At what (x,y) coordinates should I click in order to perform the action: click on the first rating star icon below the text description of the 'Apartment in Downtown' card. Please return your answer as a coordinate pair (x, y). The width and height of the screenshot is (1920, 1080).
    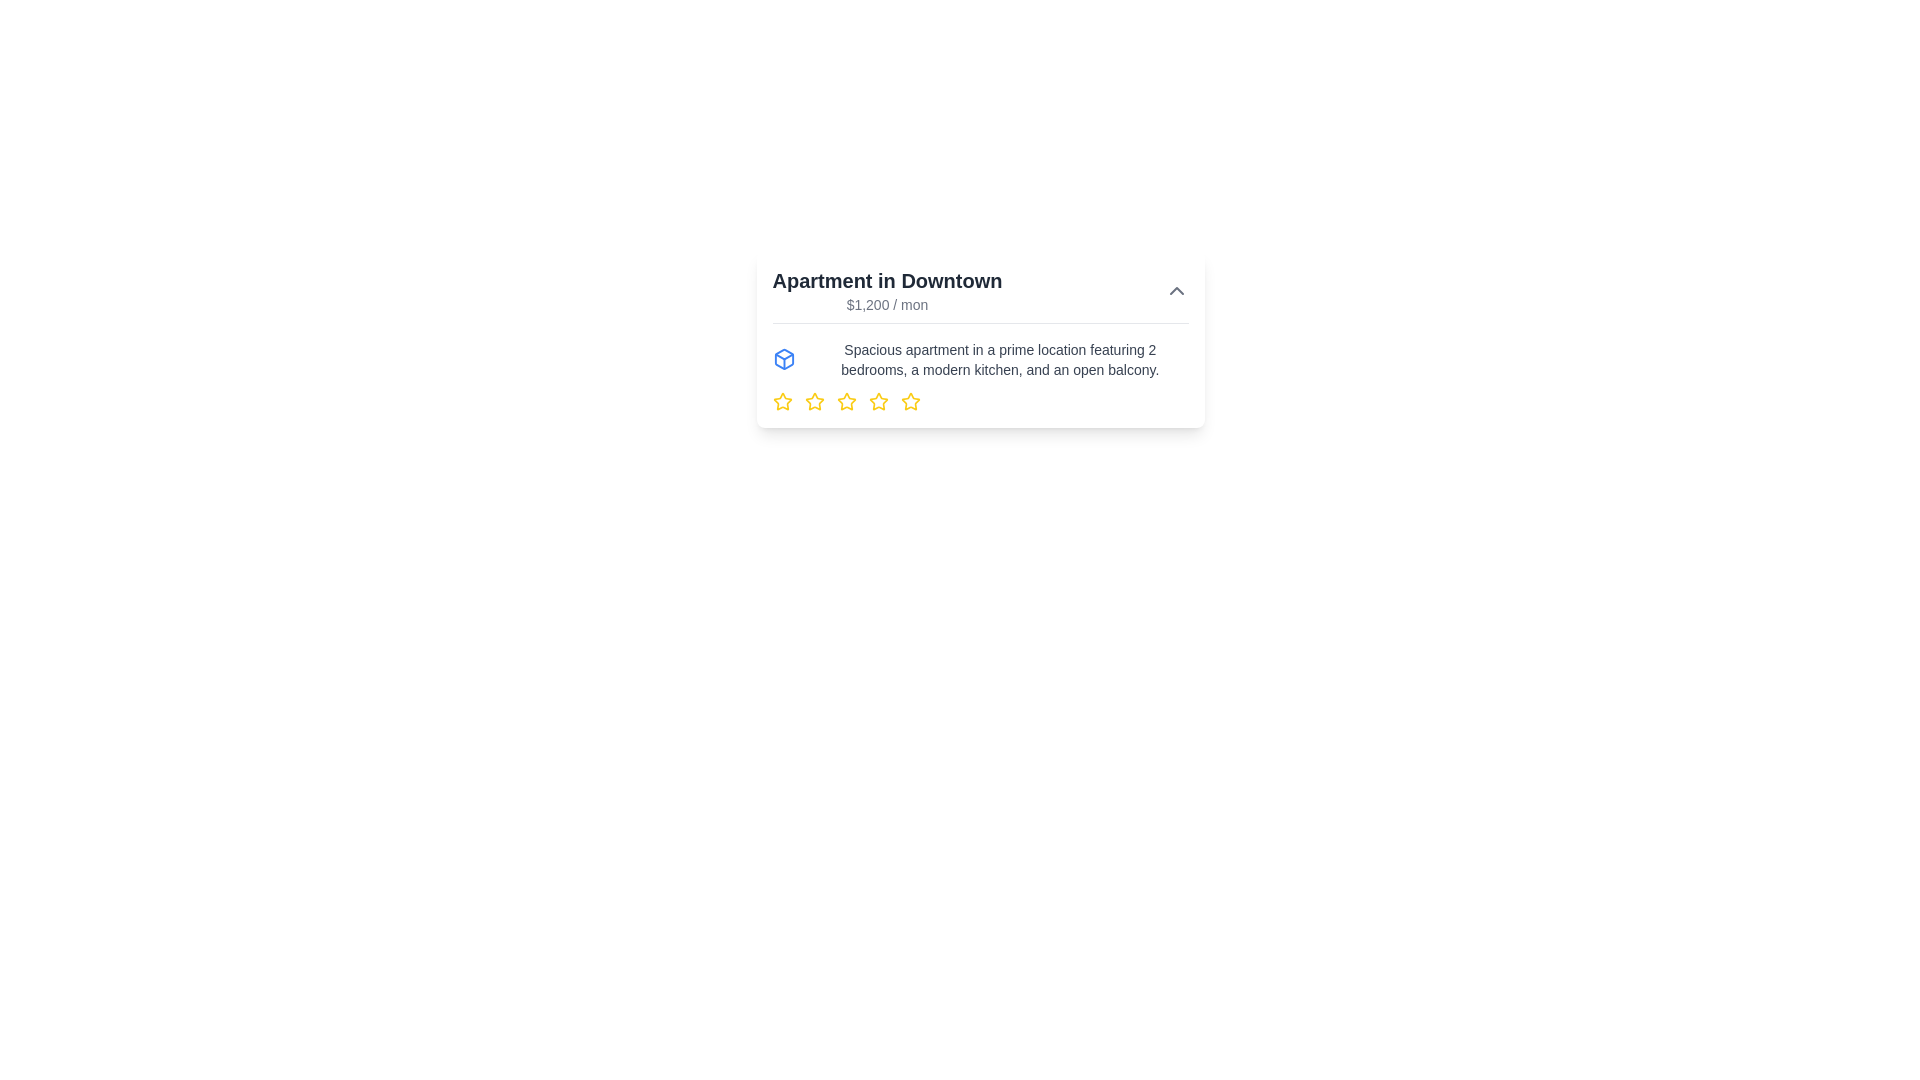
    Looking at the image, I should click on (814, 401).